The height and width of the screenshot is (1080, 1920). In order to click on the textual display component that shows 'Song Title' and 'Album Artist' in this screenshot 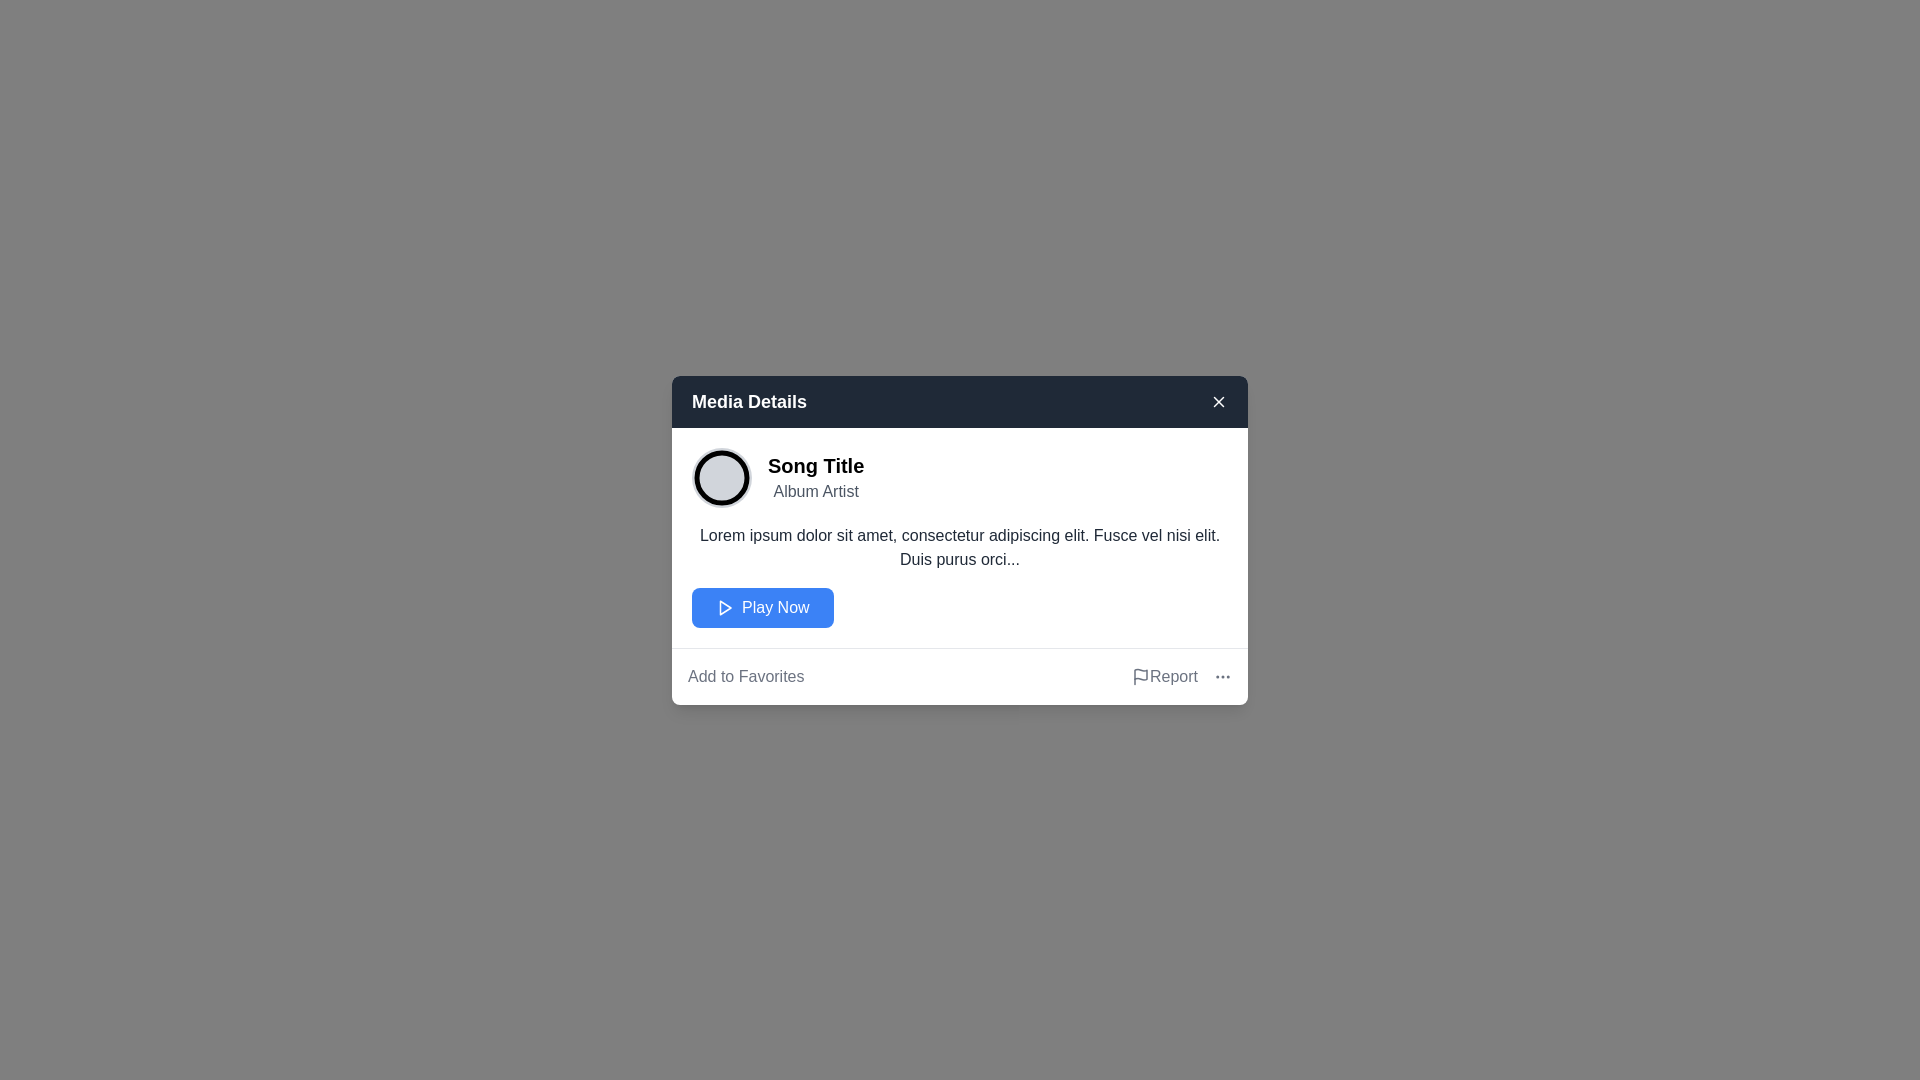, I will do `click(816, 477)`.